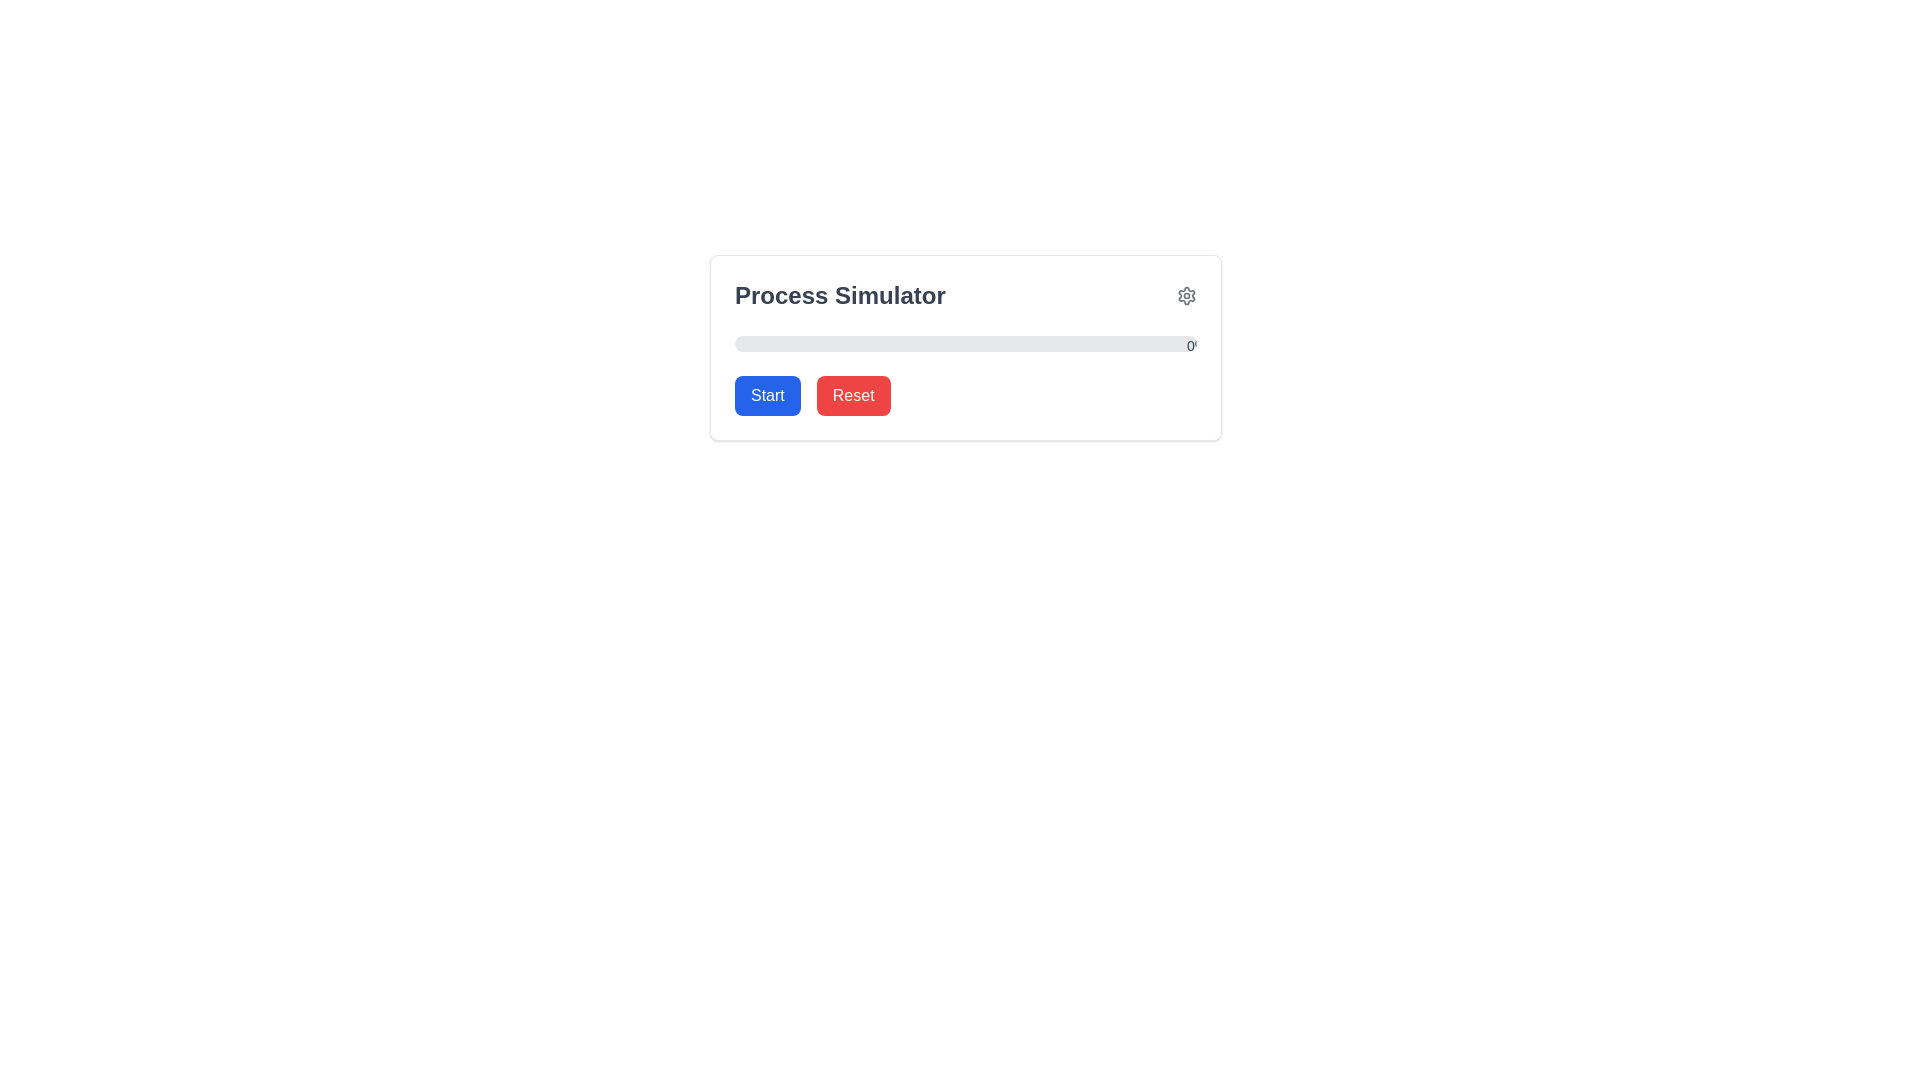 The width and height of the screenshot is (1920, 1080). What do you see at coordinates (840, 296) in the screenshot?
I see `the 'Process Simulator' text label, which is styled with a bold font and displayed in dark gray` at bounding box center [840, 296].